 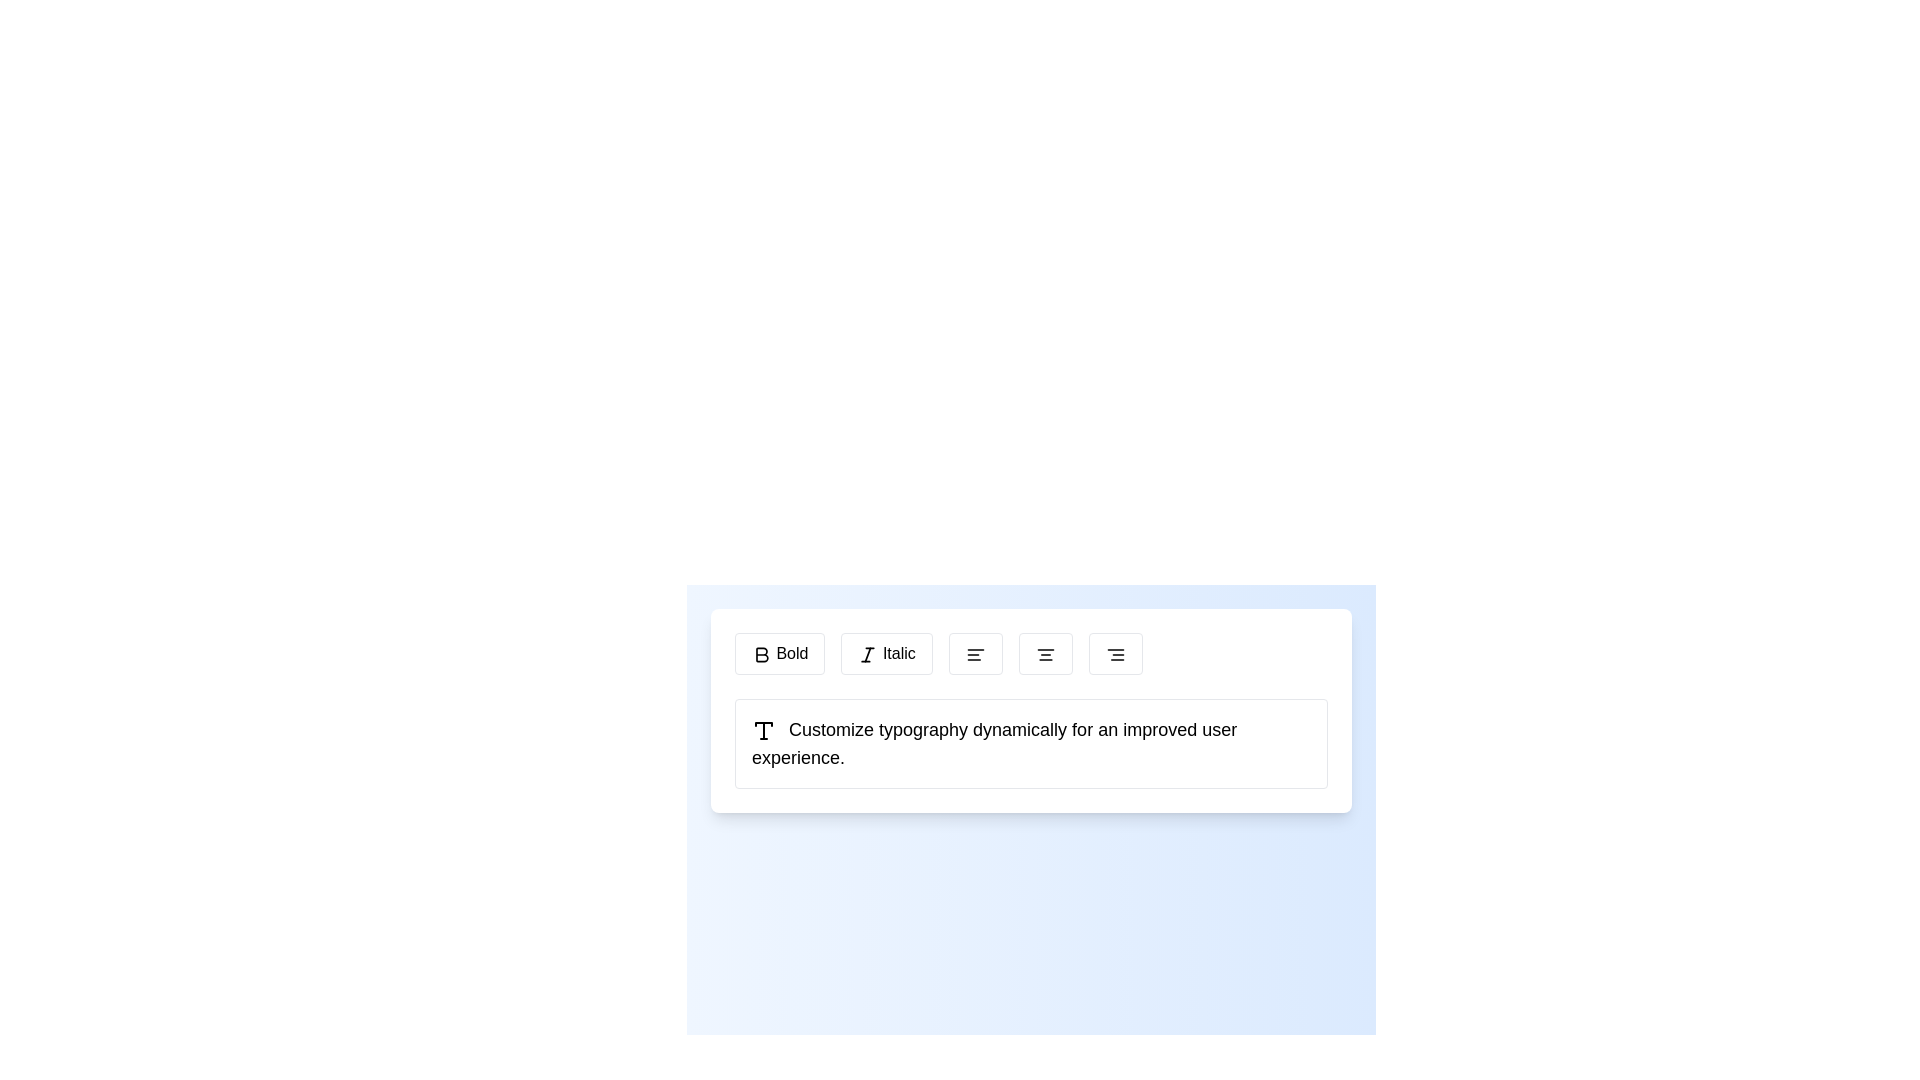 What do you see at coordinates (779, 654) in the screenshot?
I see `the bold toggle button, which is positioned first on the left side of a row of buttons` at bounding box center [779, 654].